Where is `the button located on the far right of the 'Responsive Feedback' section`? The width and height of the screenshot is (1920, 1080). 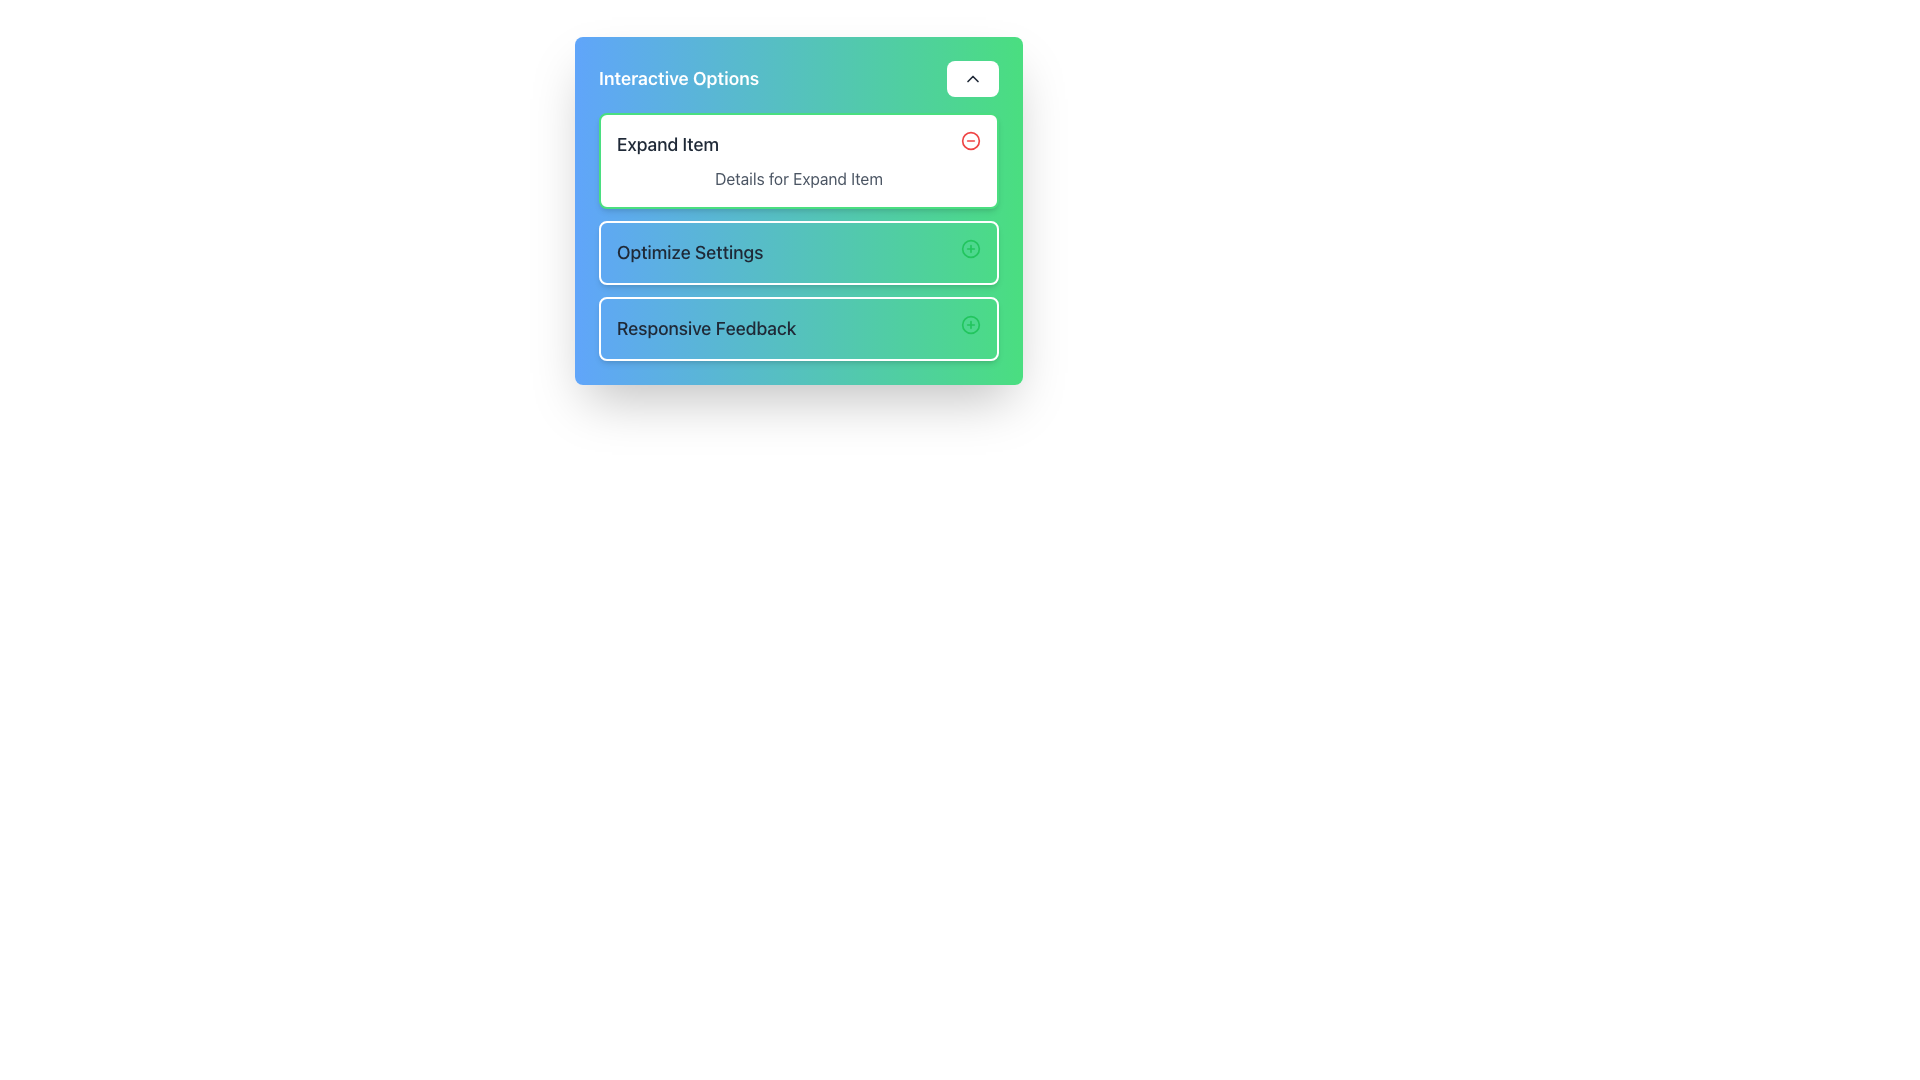
the button located on the far right of the 'Responsive Feedback' section is located at coordinates (970, 323).